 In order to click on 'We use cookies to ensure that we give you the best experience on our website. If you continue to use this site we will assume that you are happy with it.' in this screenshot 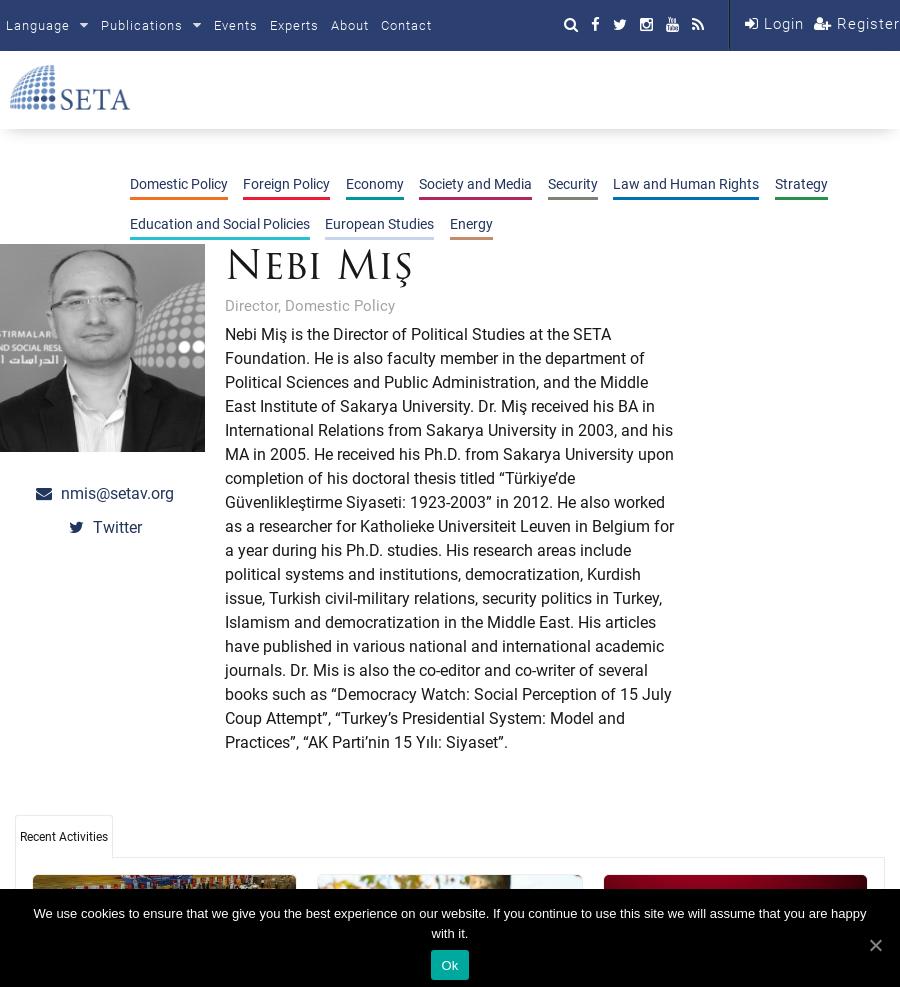, I will do `click(449, 923)`.